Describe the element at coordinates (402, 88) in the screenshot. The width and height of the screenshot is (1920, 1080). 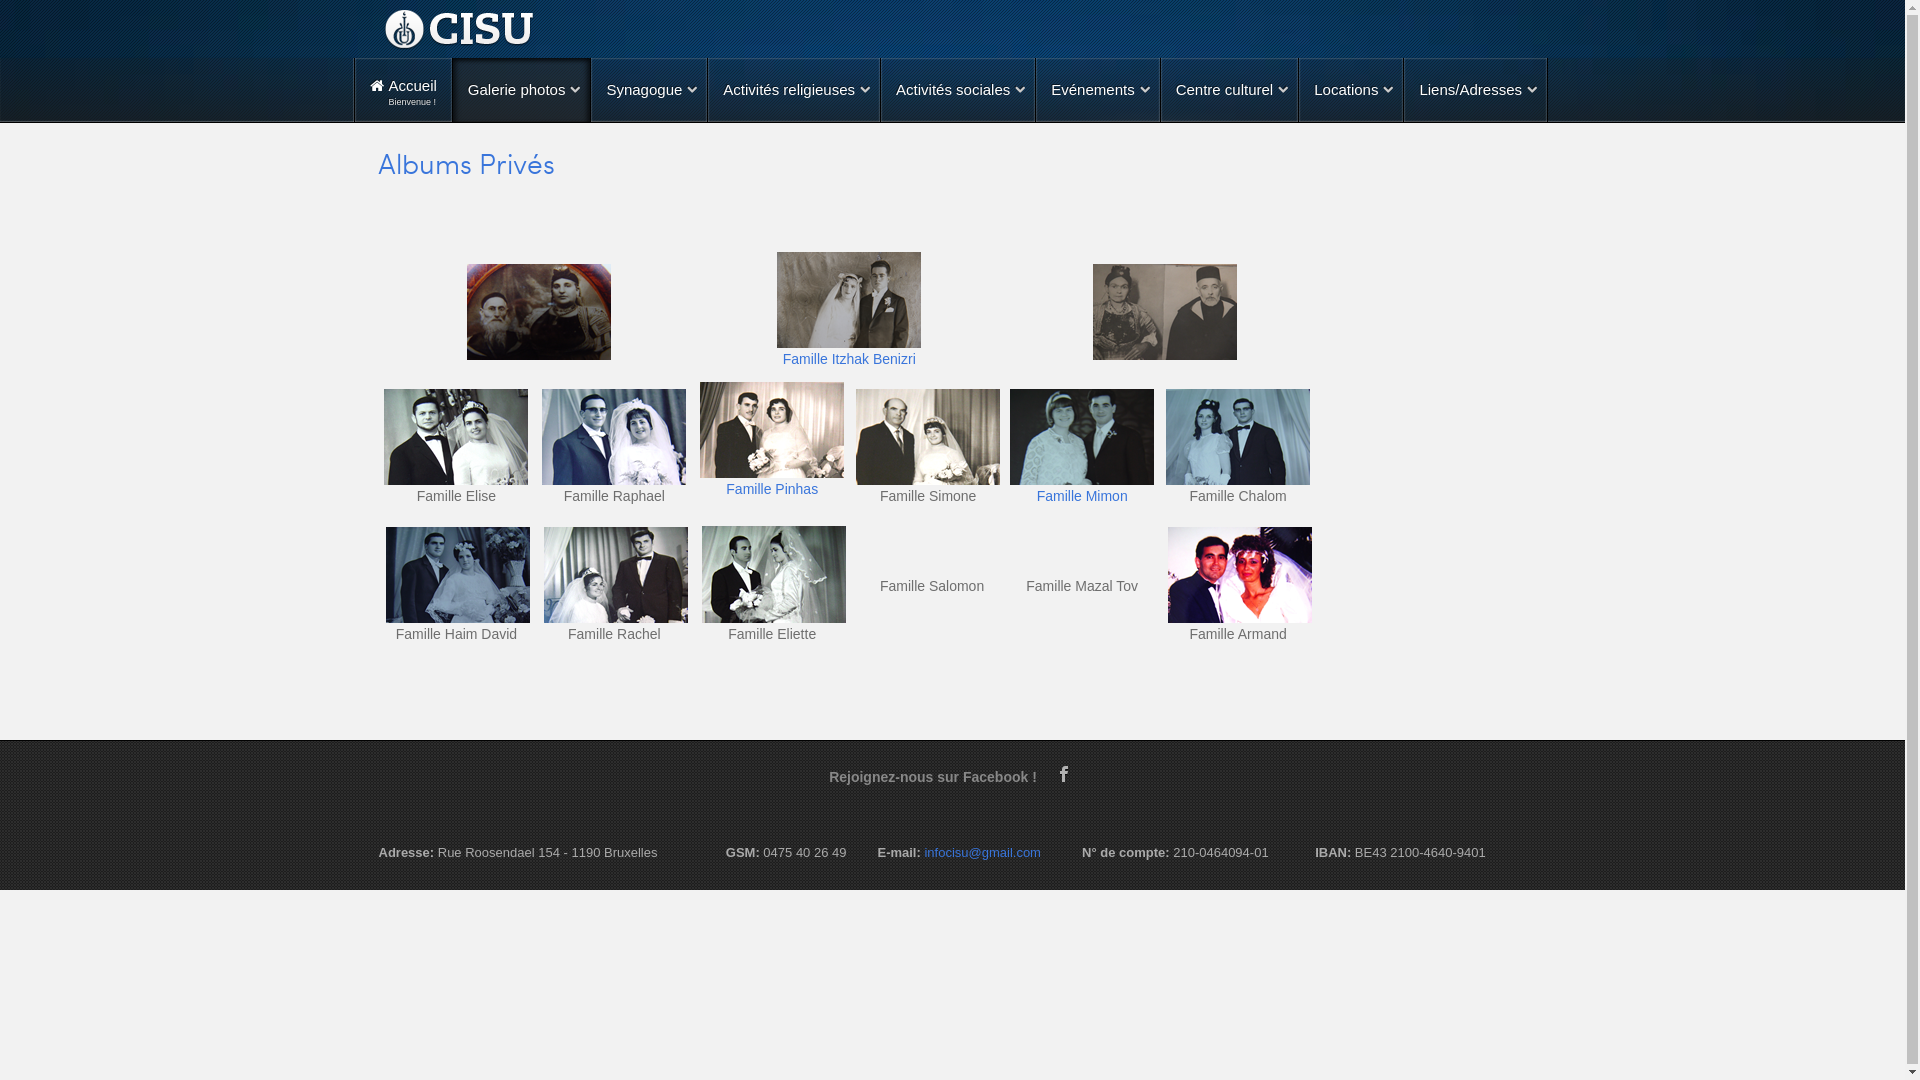
I see `'Accueil` at that location.